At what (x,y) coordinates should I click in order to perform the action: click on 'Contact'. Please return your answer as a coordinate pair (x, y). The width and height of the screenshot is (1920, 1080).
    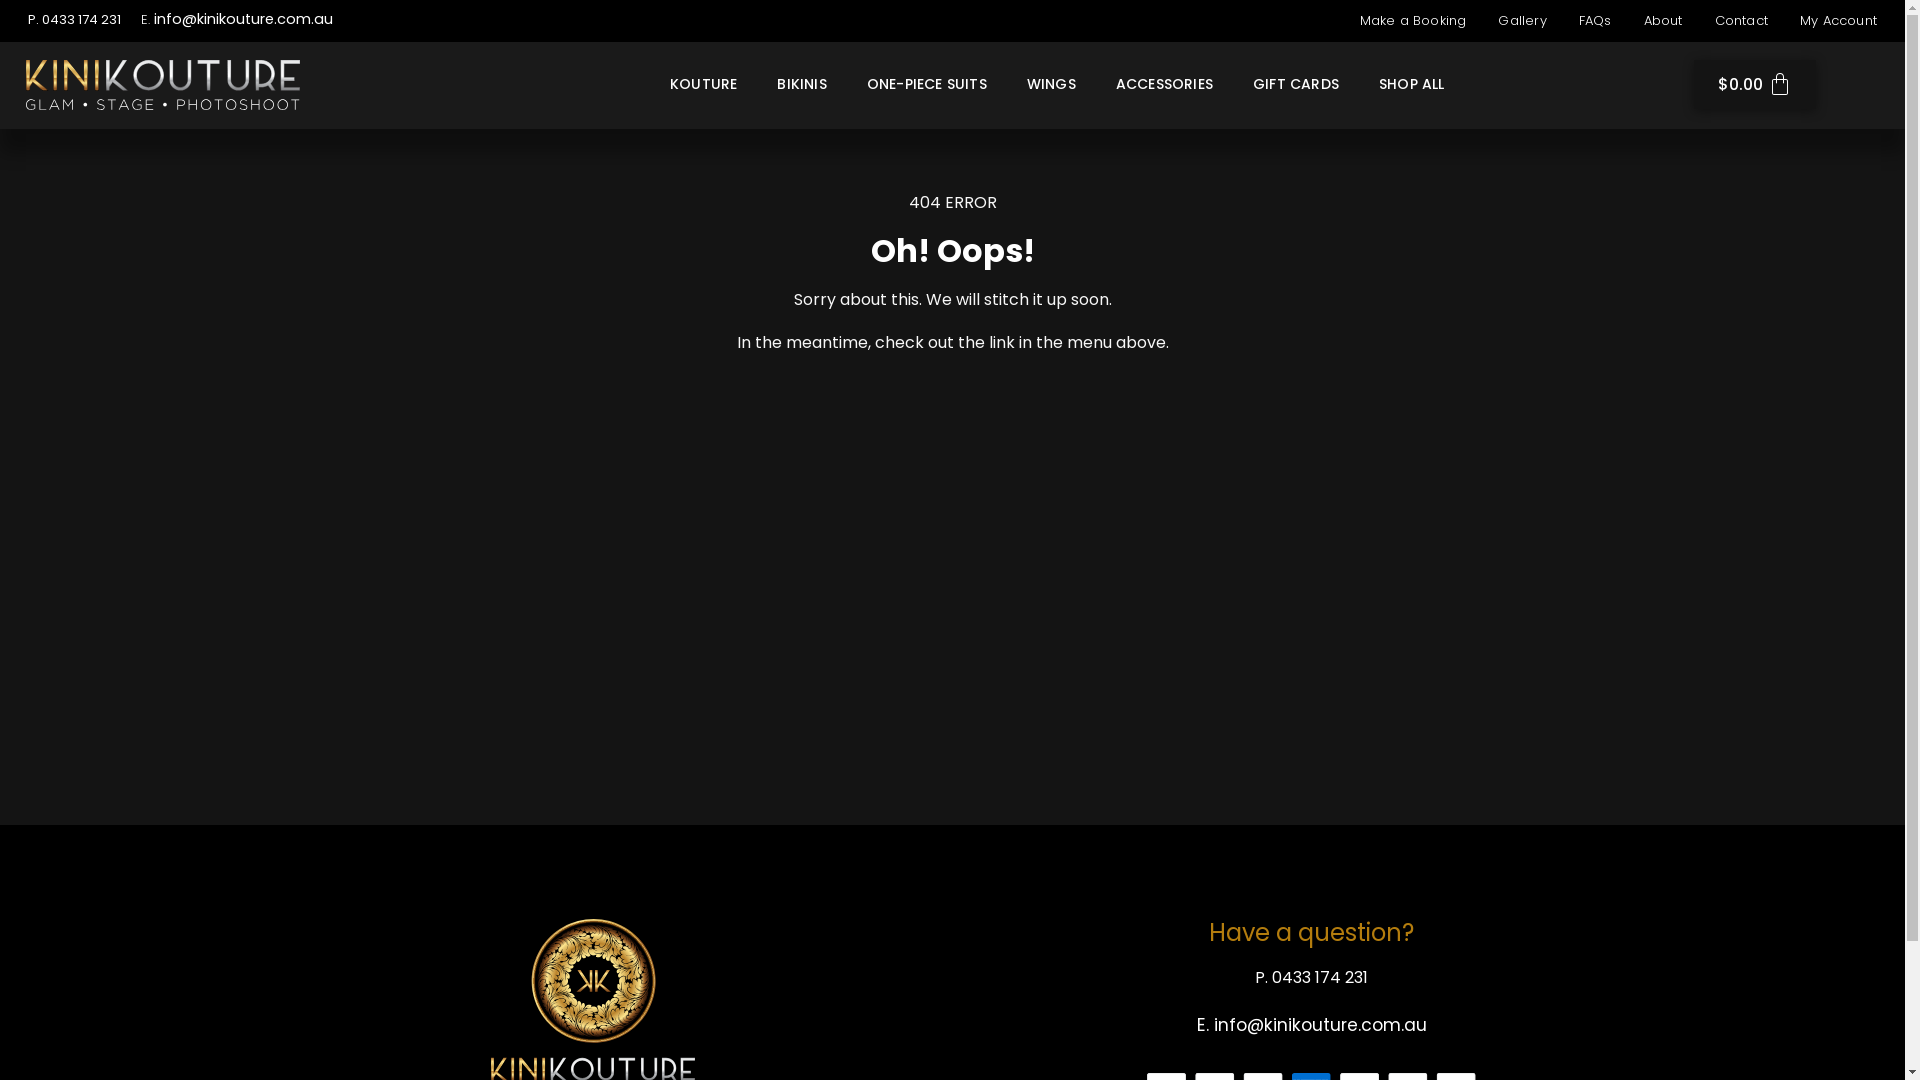
    Looking at the image, I should click on (1740, 20).